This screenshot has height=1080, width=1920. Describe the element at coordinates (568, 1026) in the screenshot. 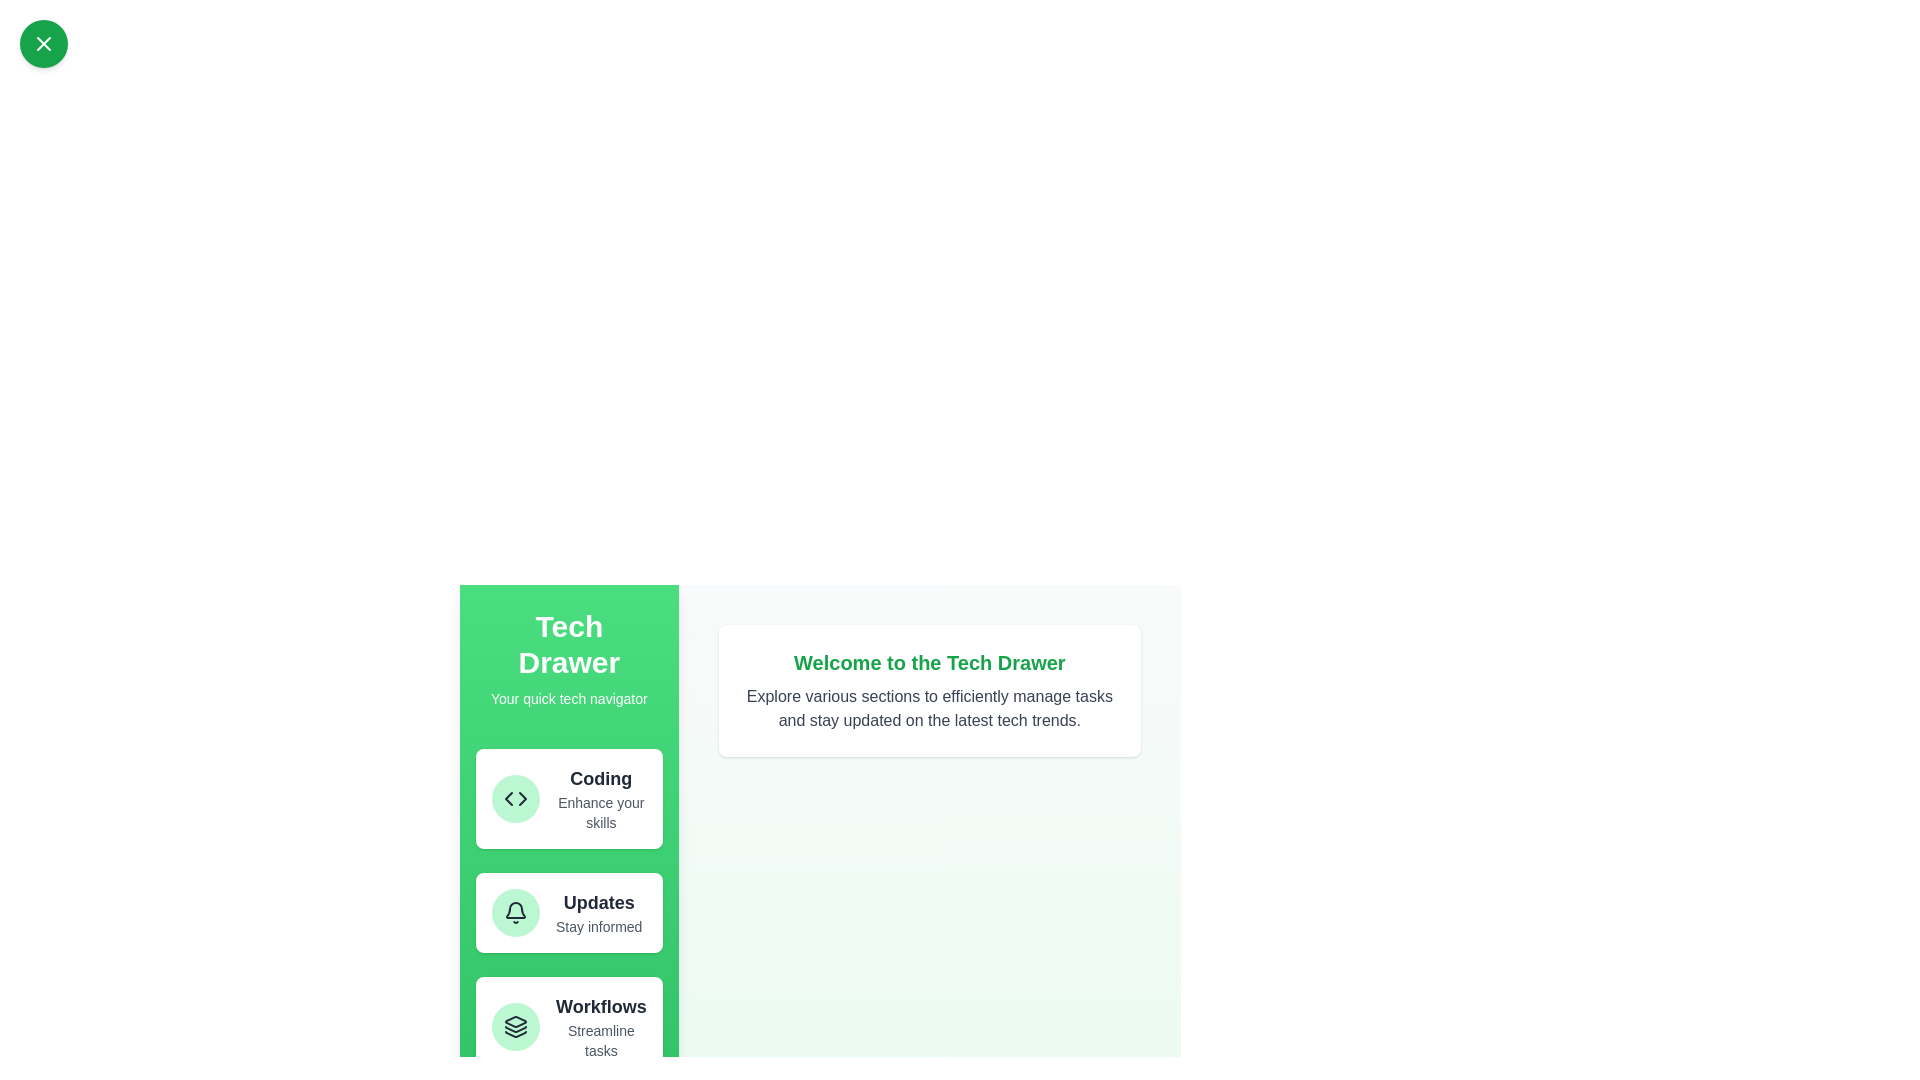

I see `the item Workflows in the drawer` at that location.